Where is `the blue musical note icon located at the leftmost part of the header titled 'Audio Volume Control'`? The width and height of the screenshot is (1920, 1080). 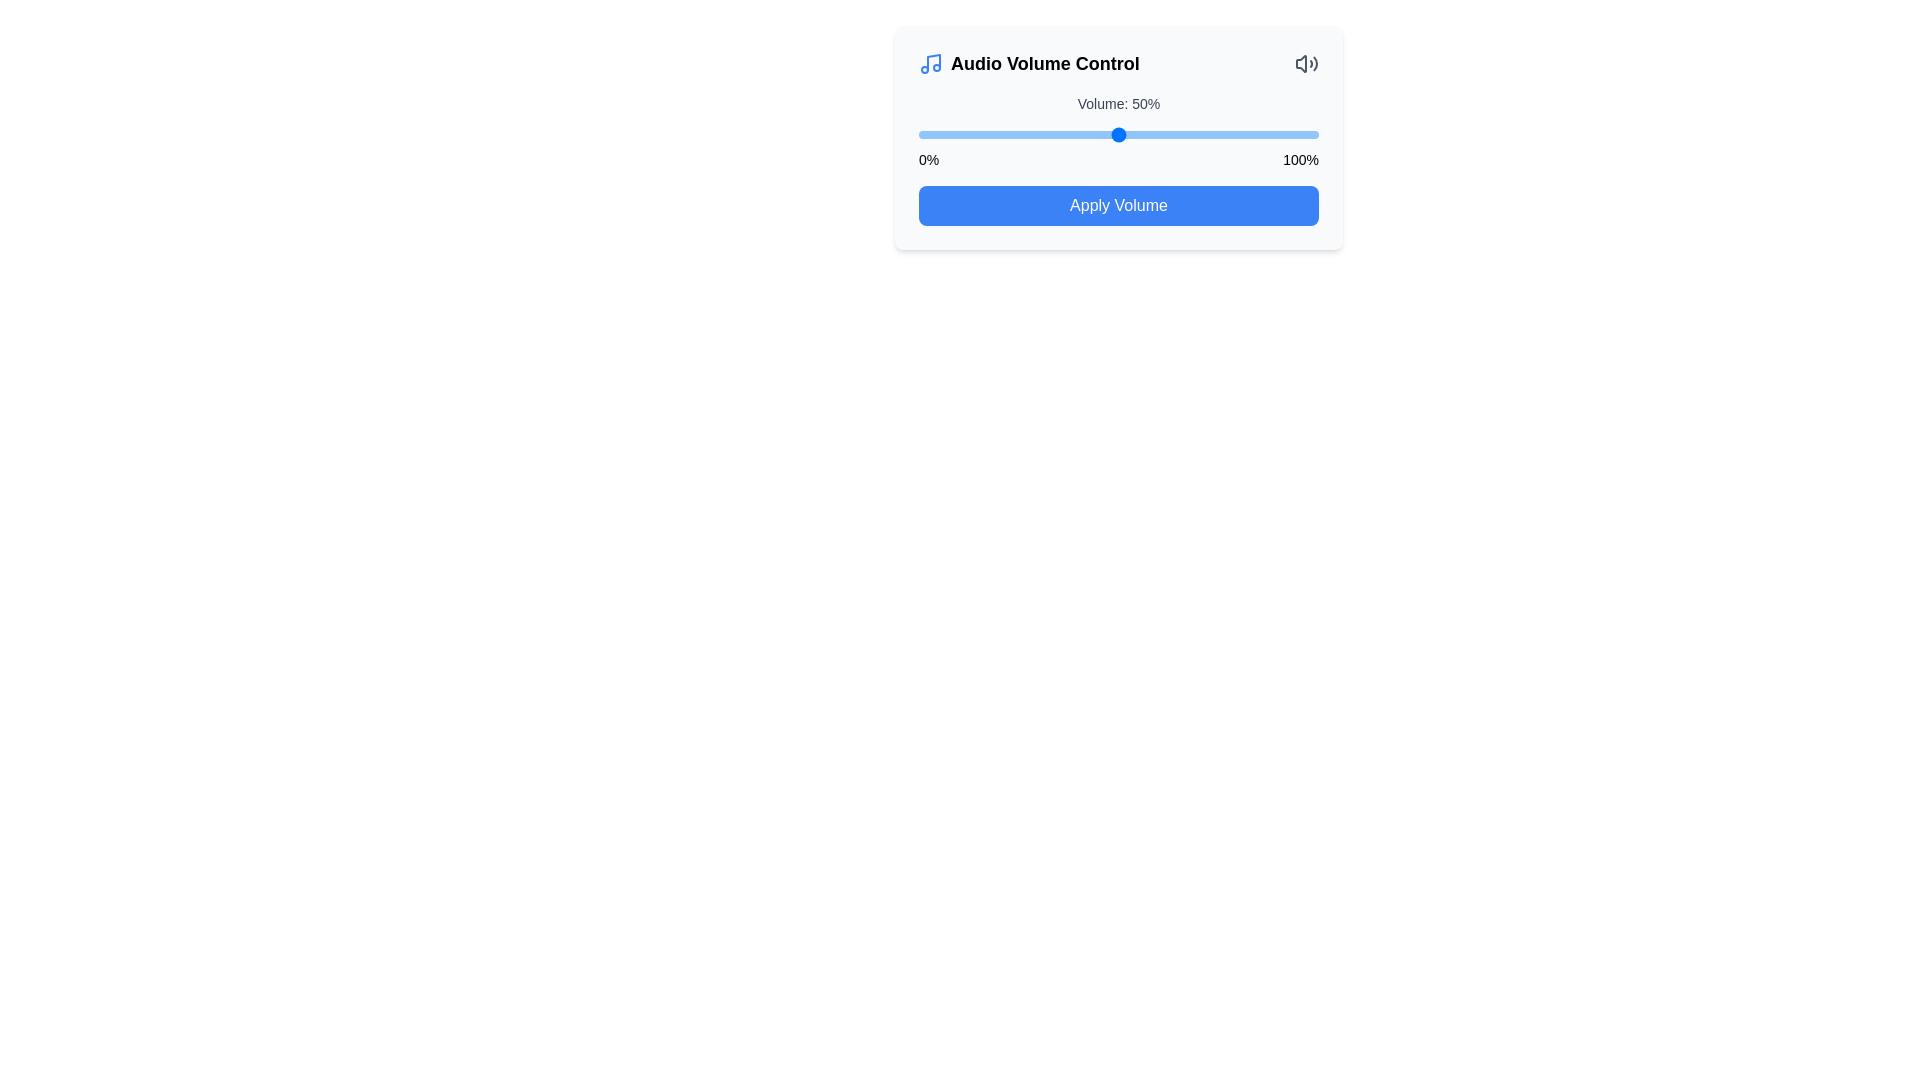
the blue musical note icon located at the leftmost part of the header titled 'Audio Volume Control' is located at coordinates (930, 63).